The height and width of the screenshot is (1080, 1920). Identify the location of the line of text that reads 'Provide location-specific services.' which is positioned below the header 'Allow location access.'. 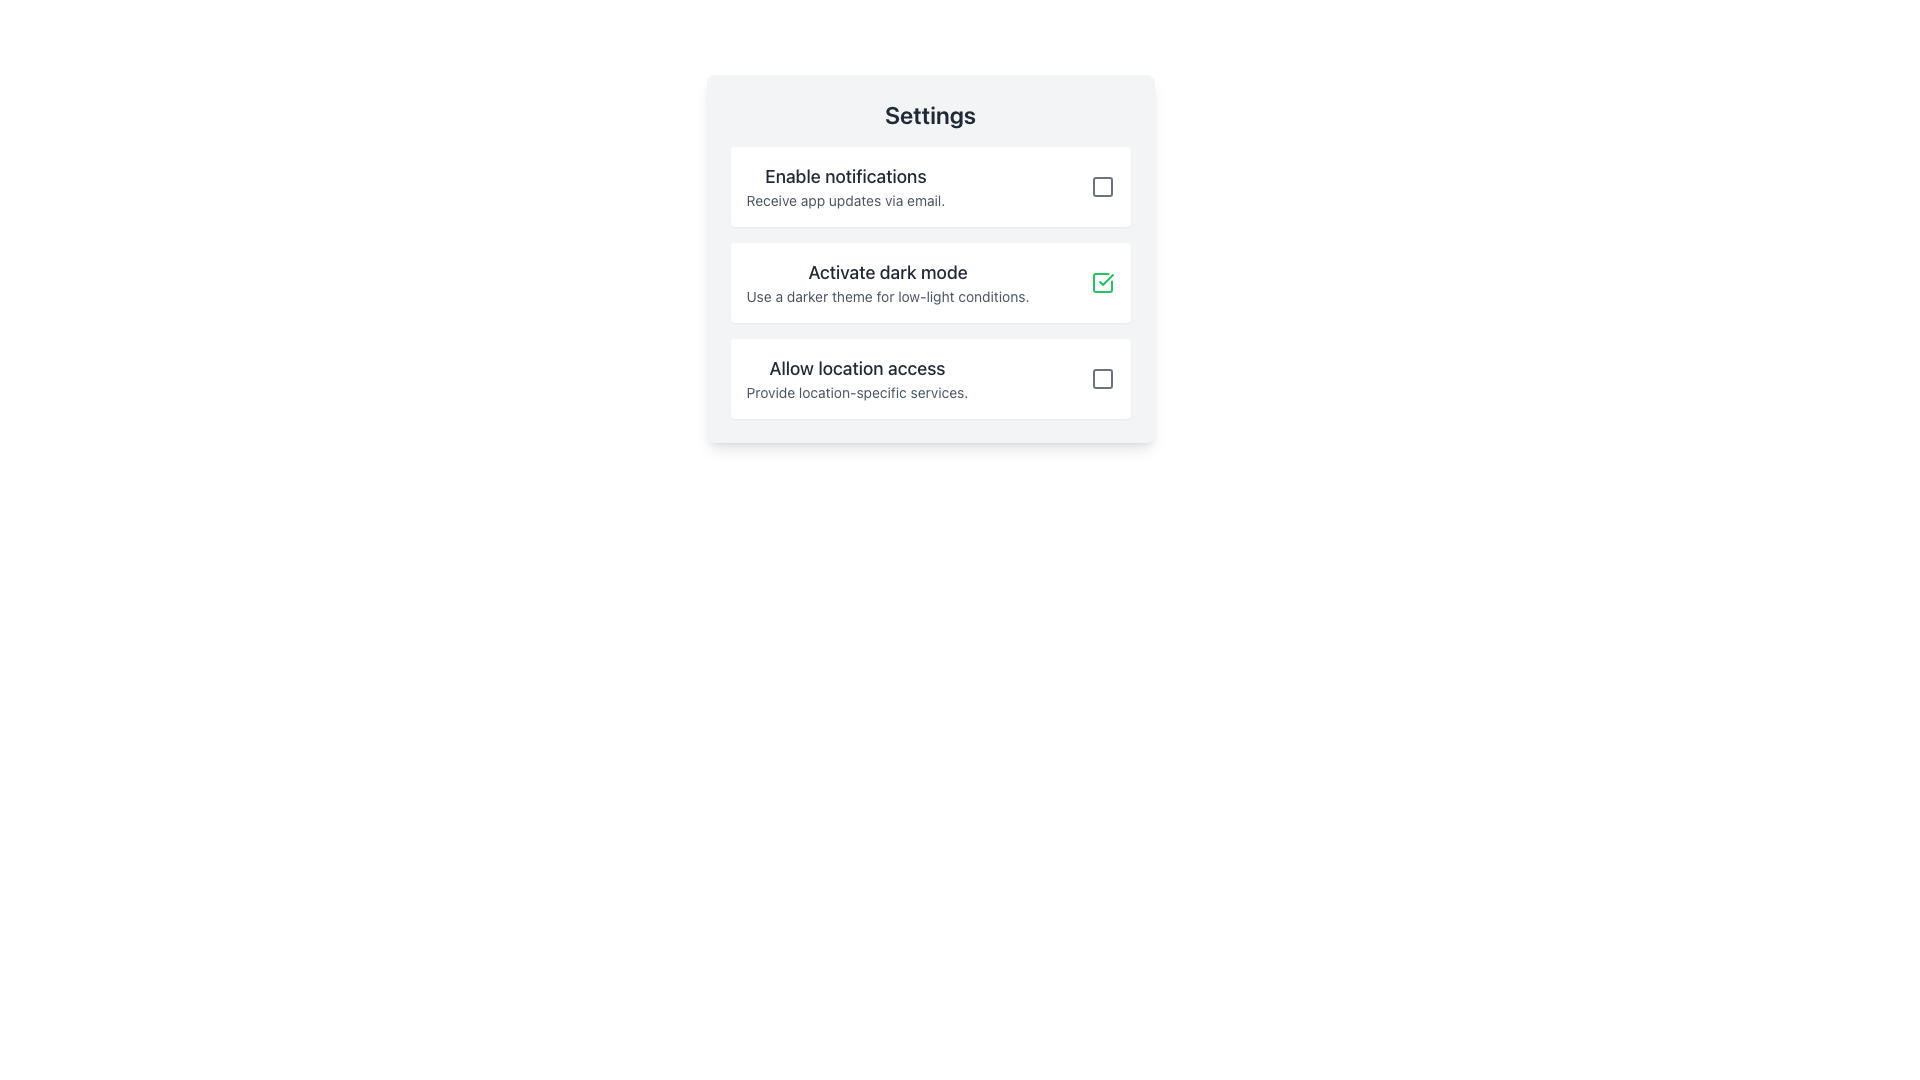
(857, 393).